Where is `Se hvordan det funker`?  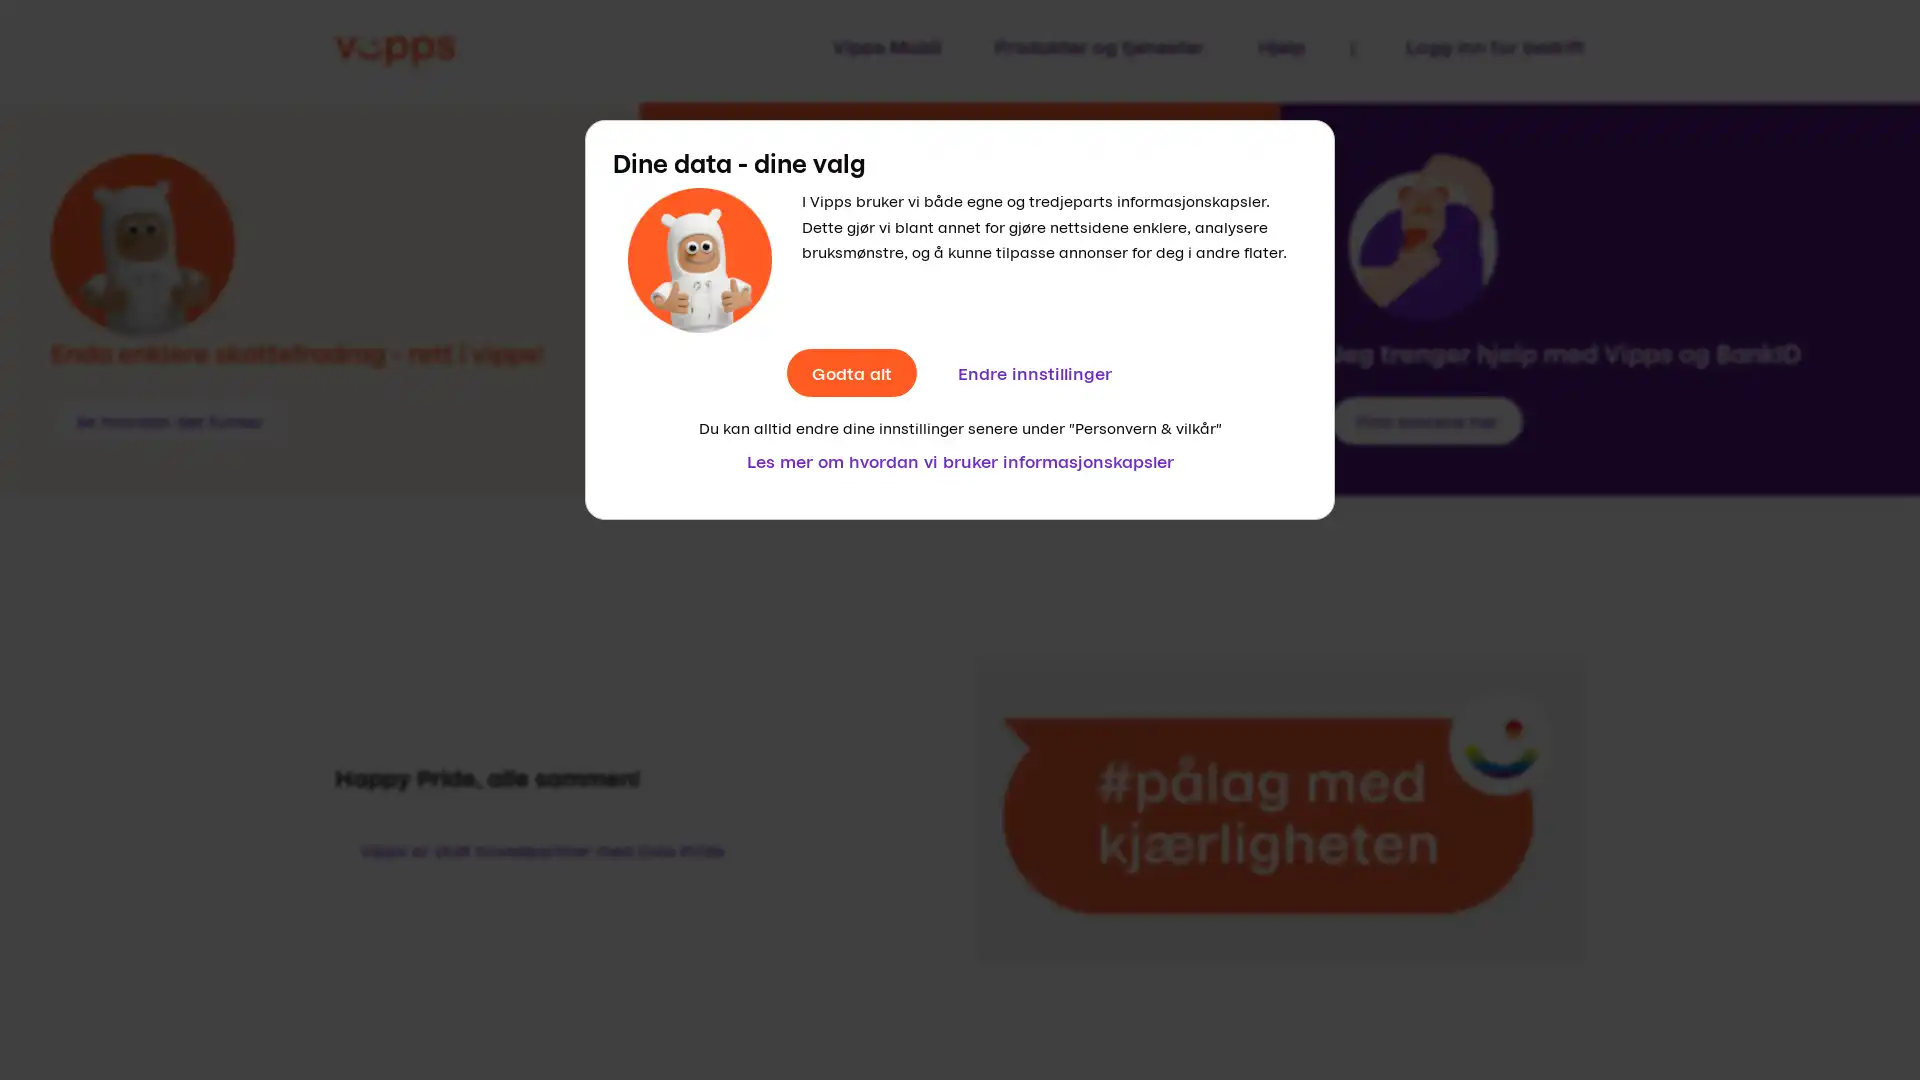 Se hvordan det funker is located at coordinates (169, 419).